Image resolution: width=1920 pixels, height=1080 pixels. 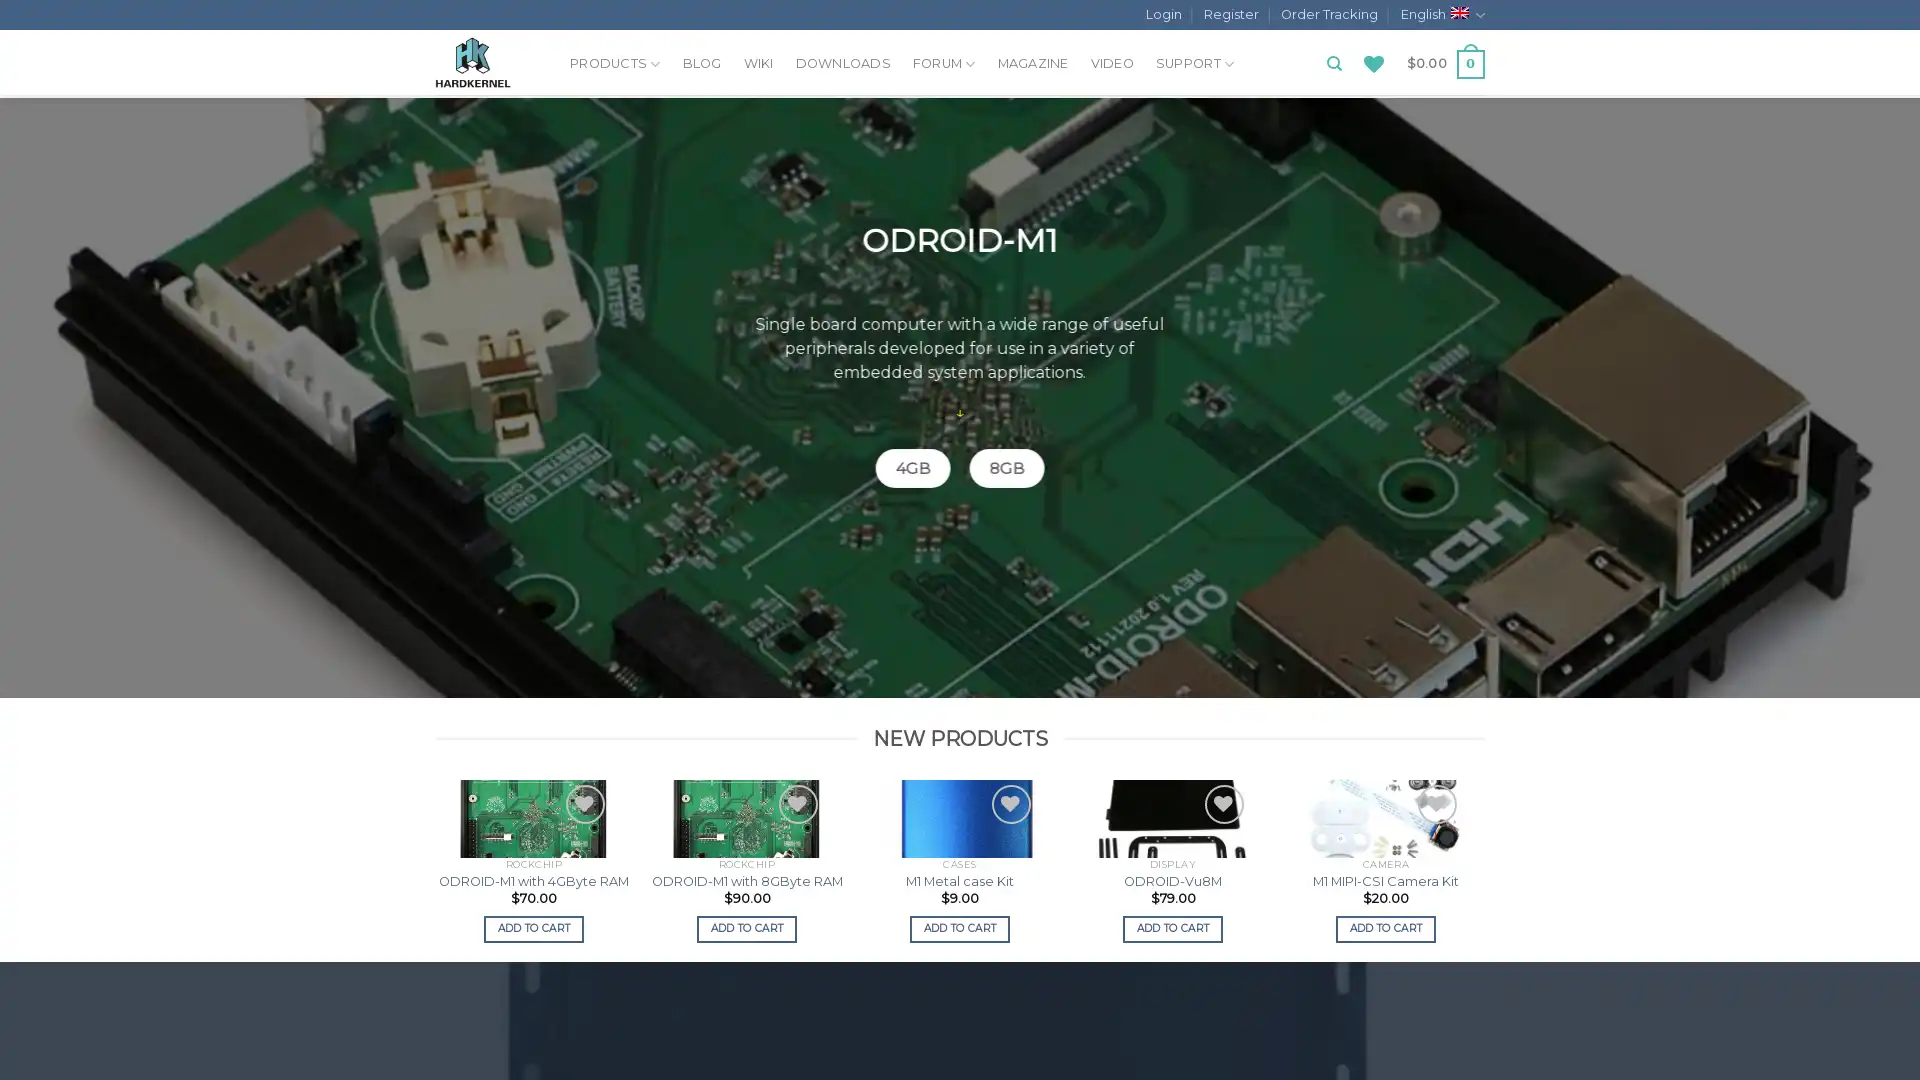 What do you see at coordinates (157, 803) in the screenshot?
I see `Wishlist` at bounding box center [157, 803].